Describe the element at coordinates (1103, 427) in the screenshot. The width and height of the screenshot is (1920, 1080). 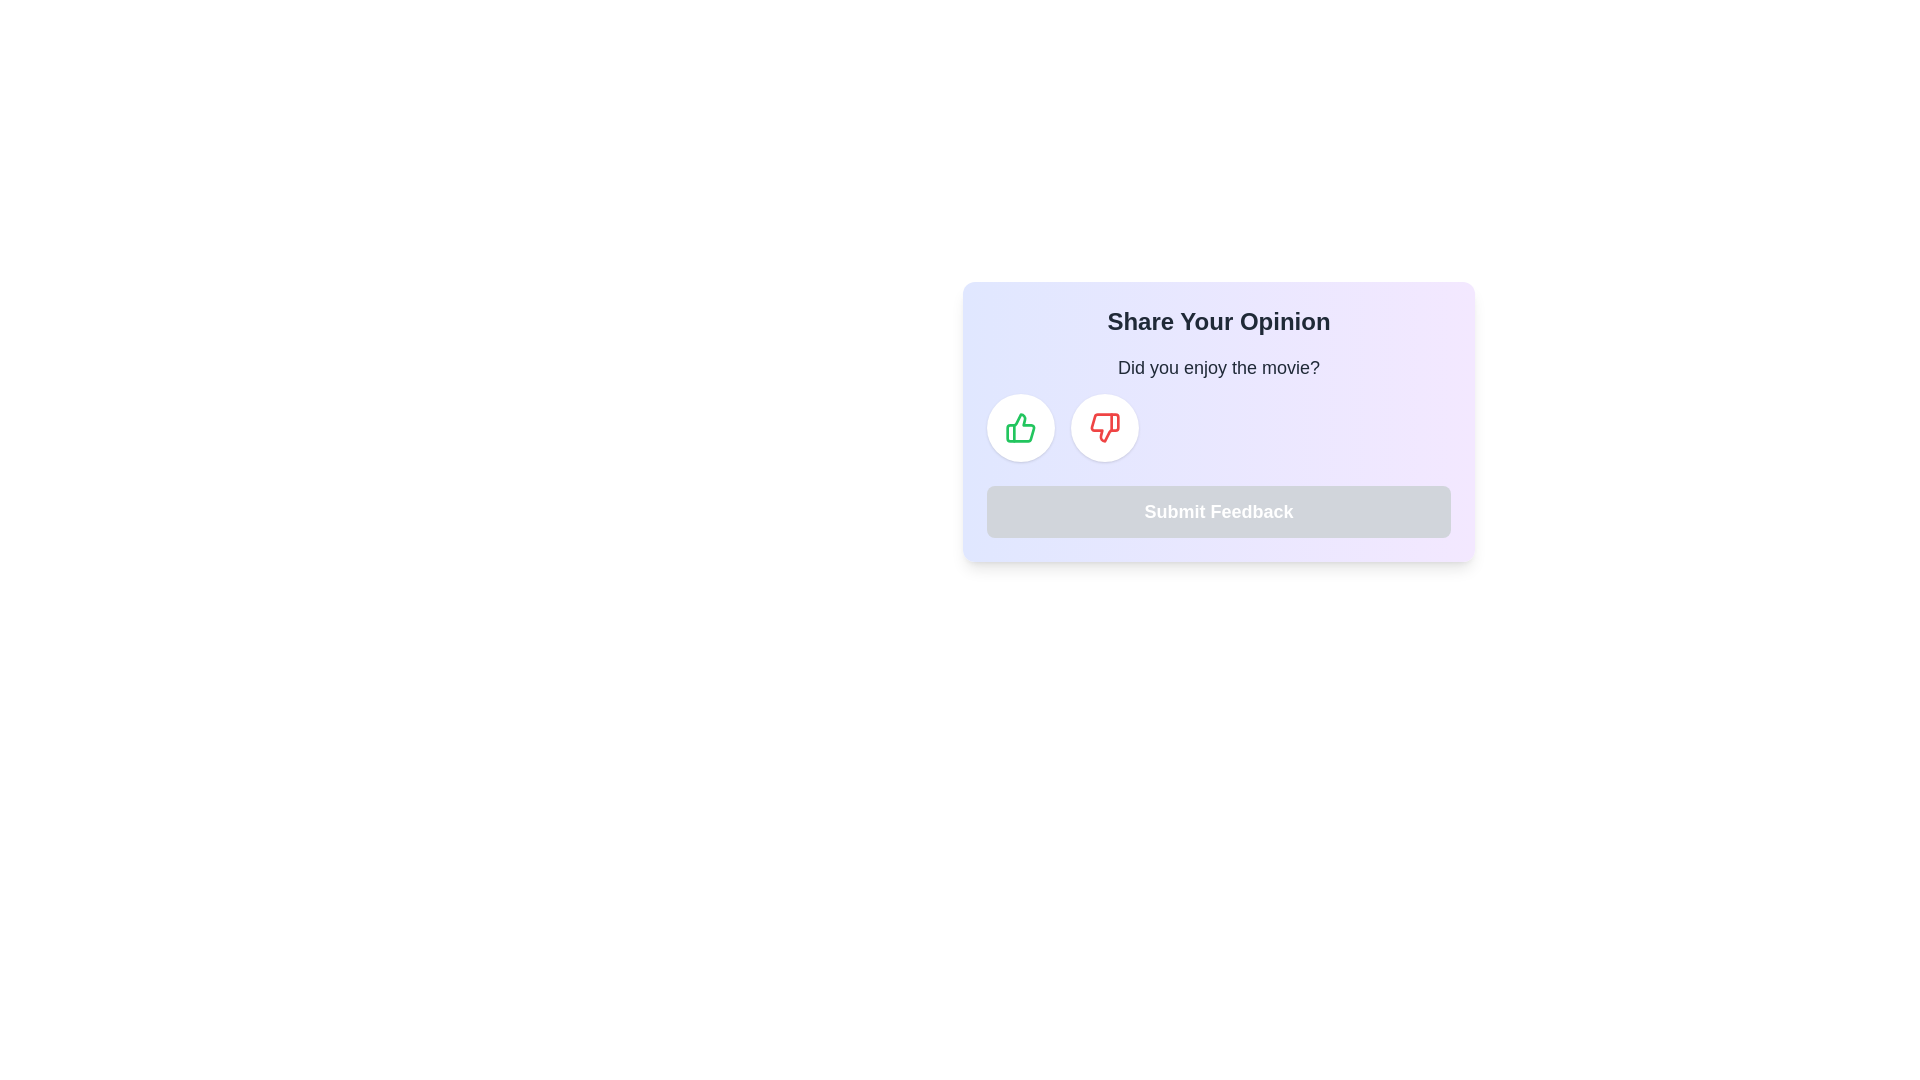
I see `the negative feedback button, which is the second button in a horizontal list of two, positioned to the right of the green thumbs-up button, to observe potential hover effects` at that location.